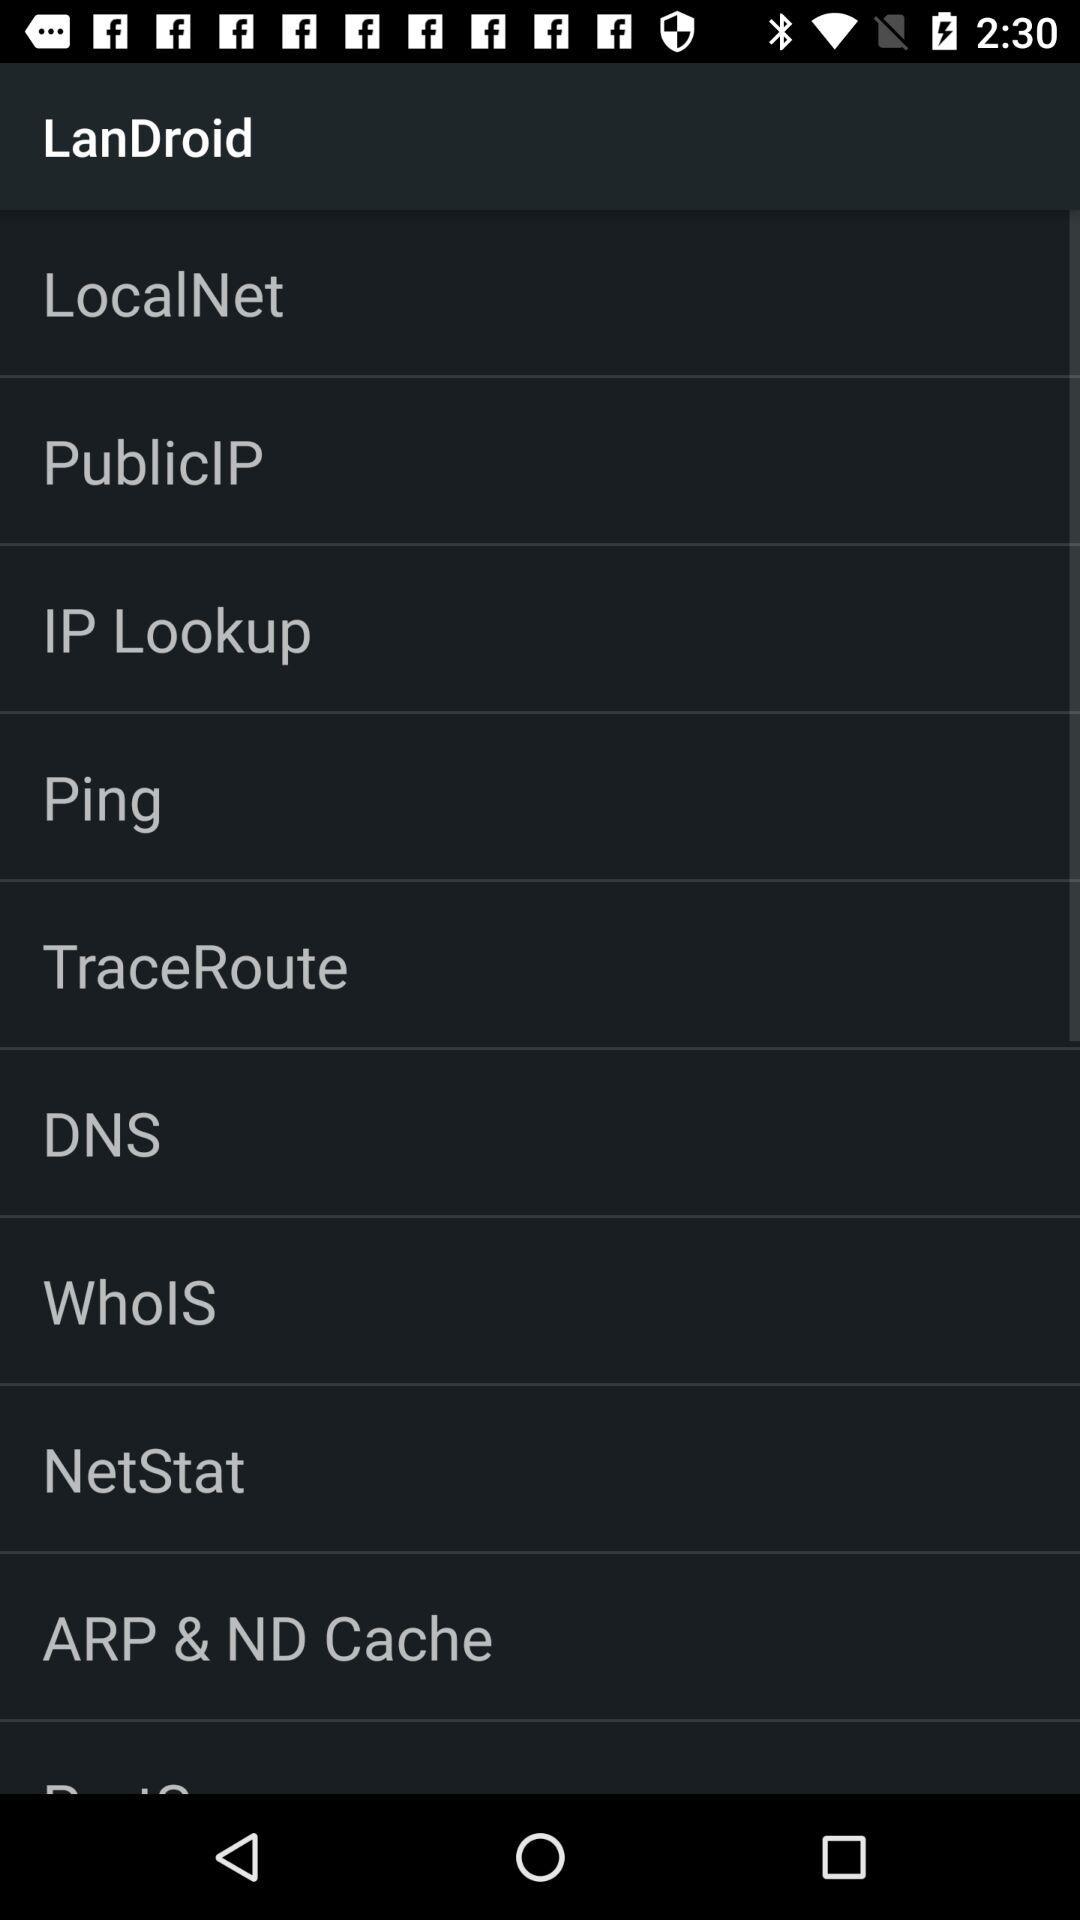 The height and width of the screenshot is (1920, 1080). What do you see at coordinates (129, 1300) in the screenshot?
I see `whois item` at bounding box center [129, 1300].